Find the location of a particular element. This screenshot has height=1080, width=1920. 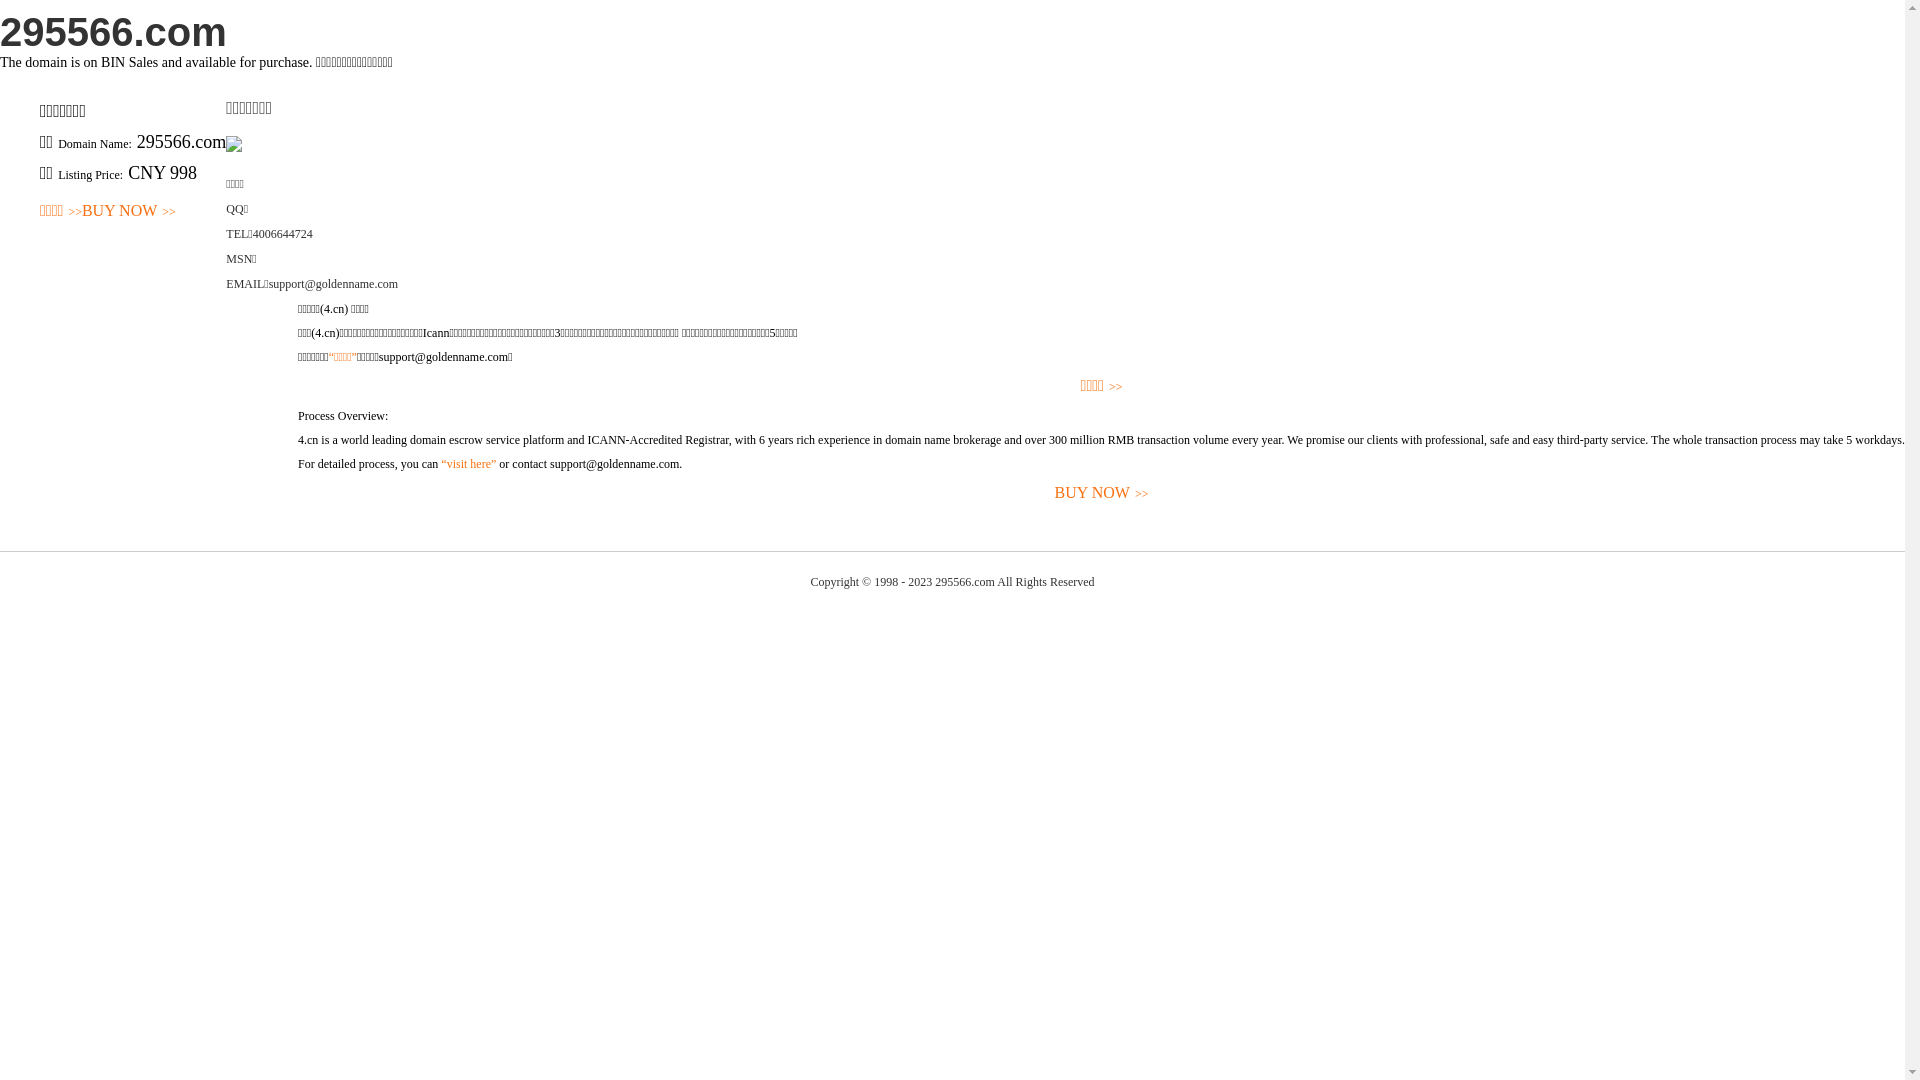

'BUY NOW>>' is located at coordinates (128, 211).